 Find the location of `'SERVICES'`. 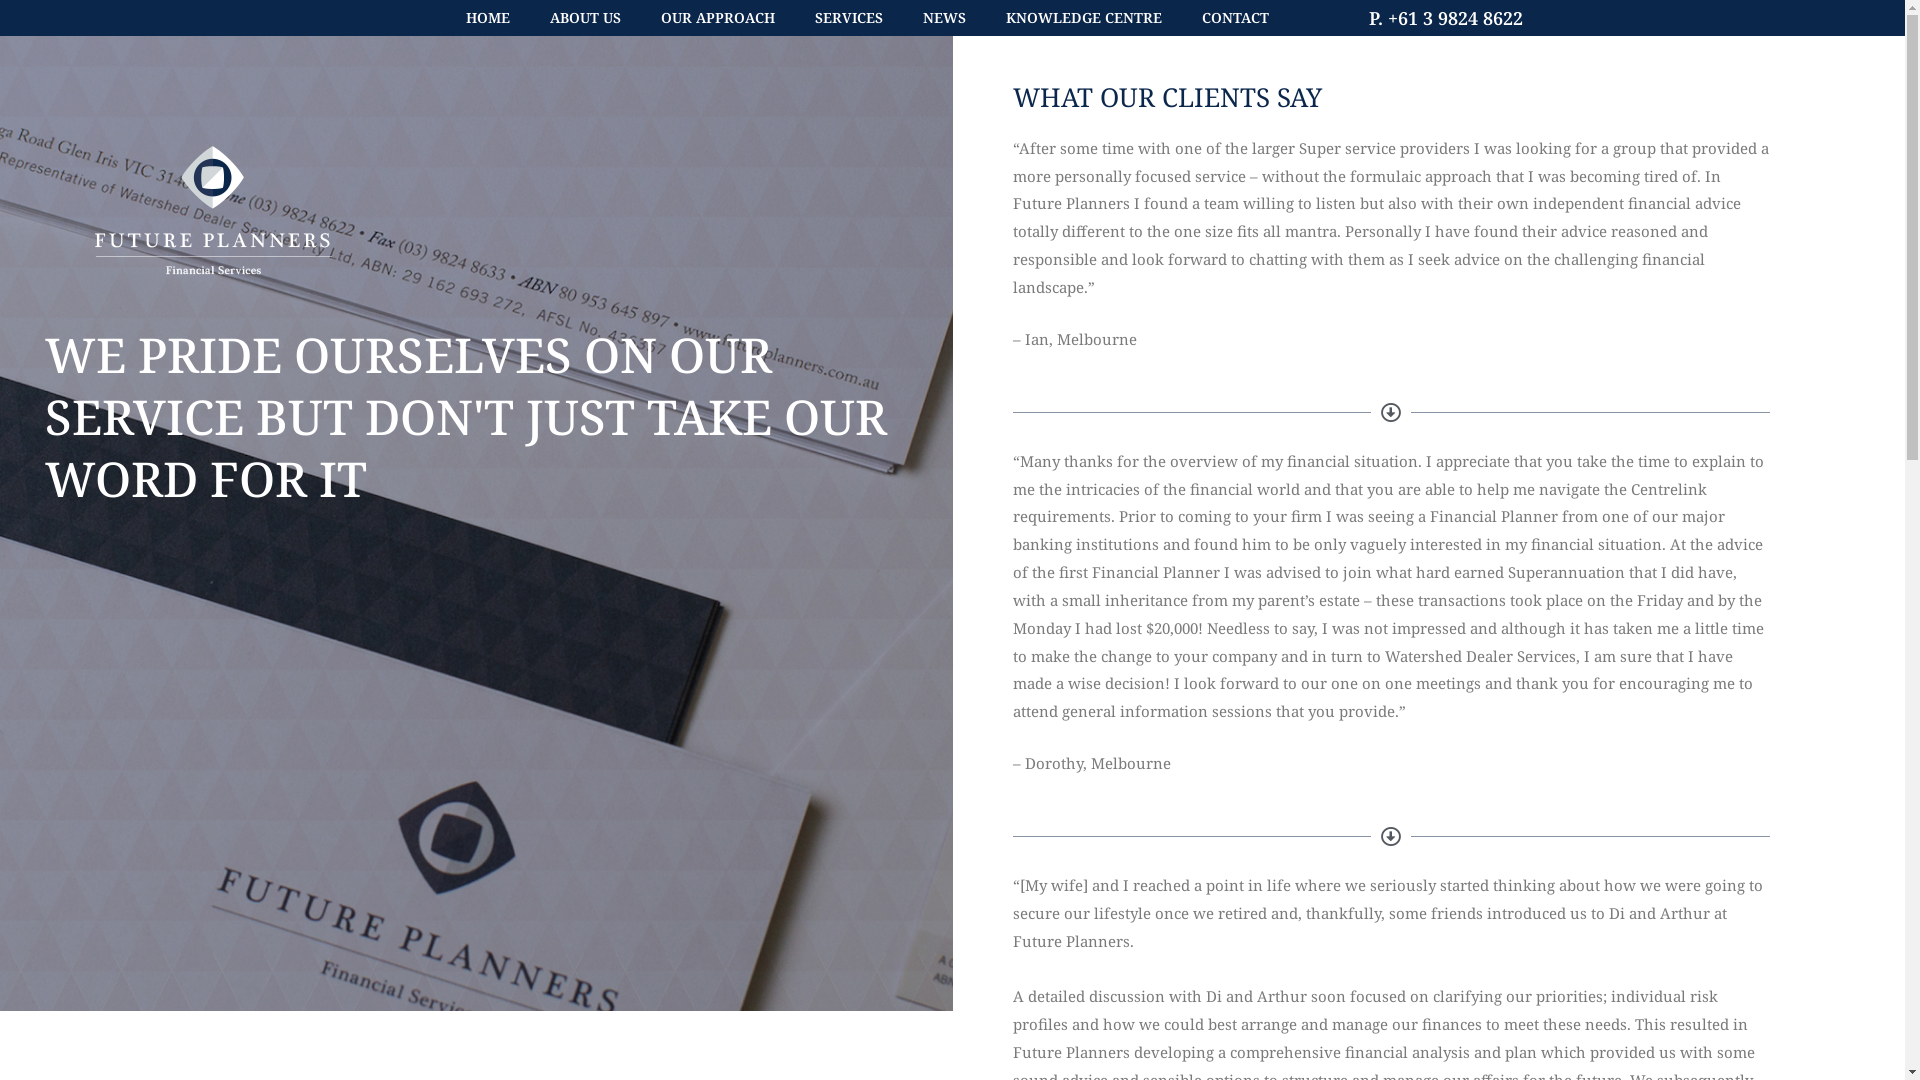

'SERVICES' is located at coordinates (848, 18).